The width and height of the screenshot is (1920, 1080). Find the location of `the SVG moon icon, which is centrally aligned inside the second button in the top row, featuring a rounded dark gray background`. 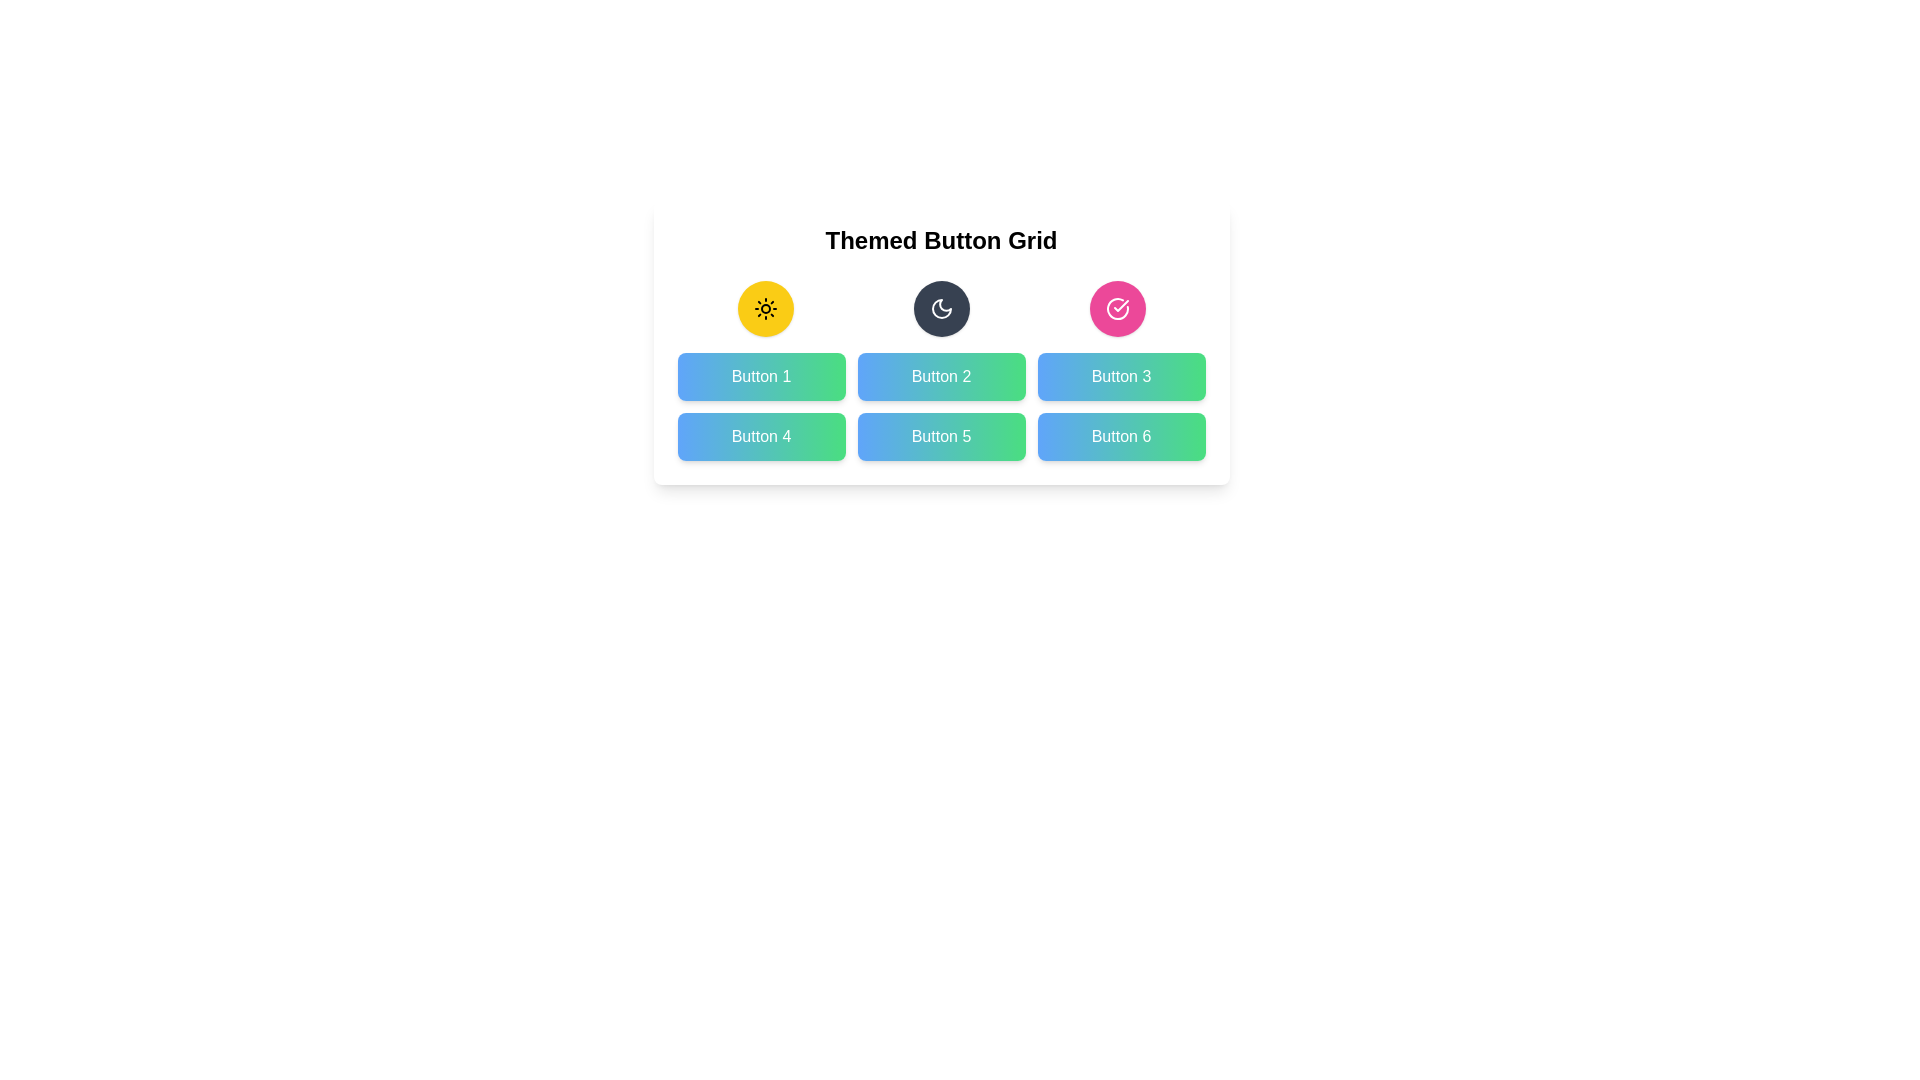

the SVG moon icon, which is centrally aligned inside the second button in the top row, featuring a rounded dark gray background is located at coordinates (940, 308).